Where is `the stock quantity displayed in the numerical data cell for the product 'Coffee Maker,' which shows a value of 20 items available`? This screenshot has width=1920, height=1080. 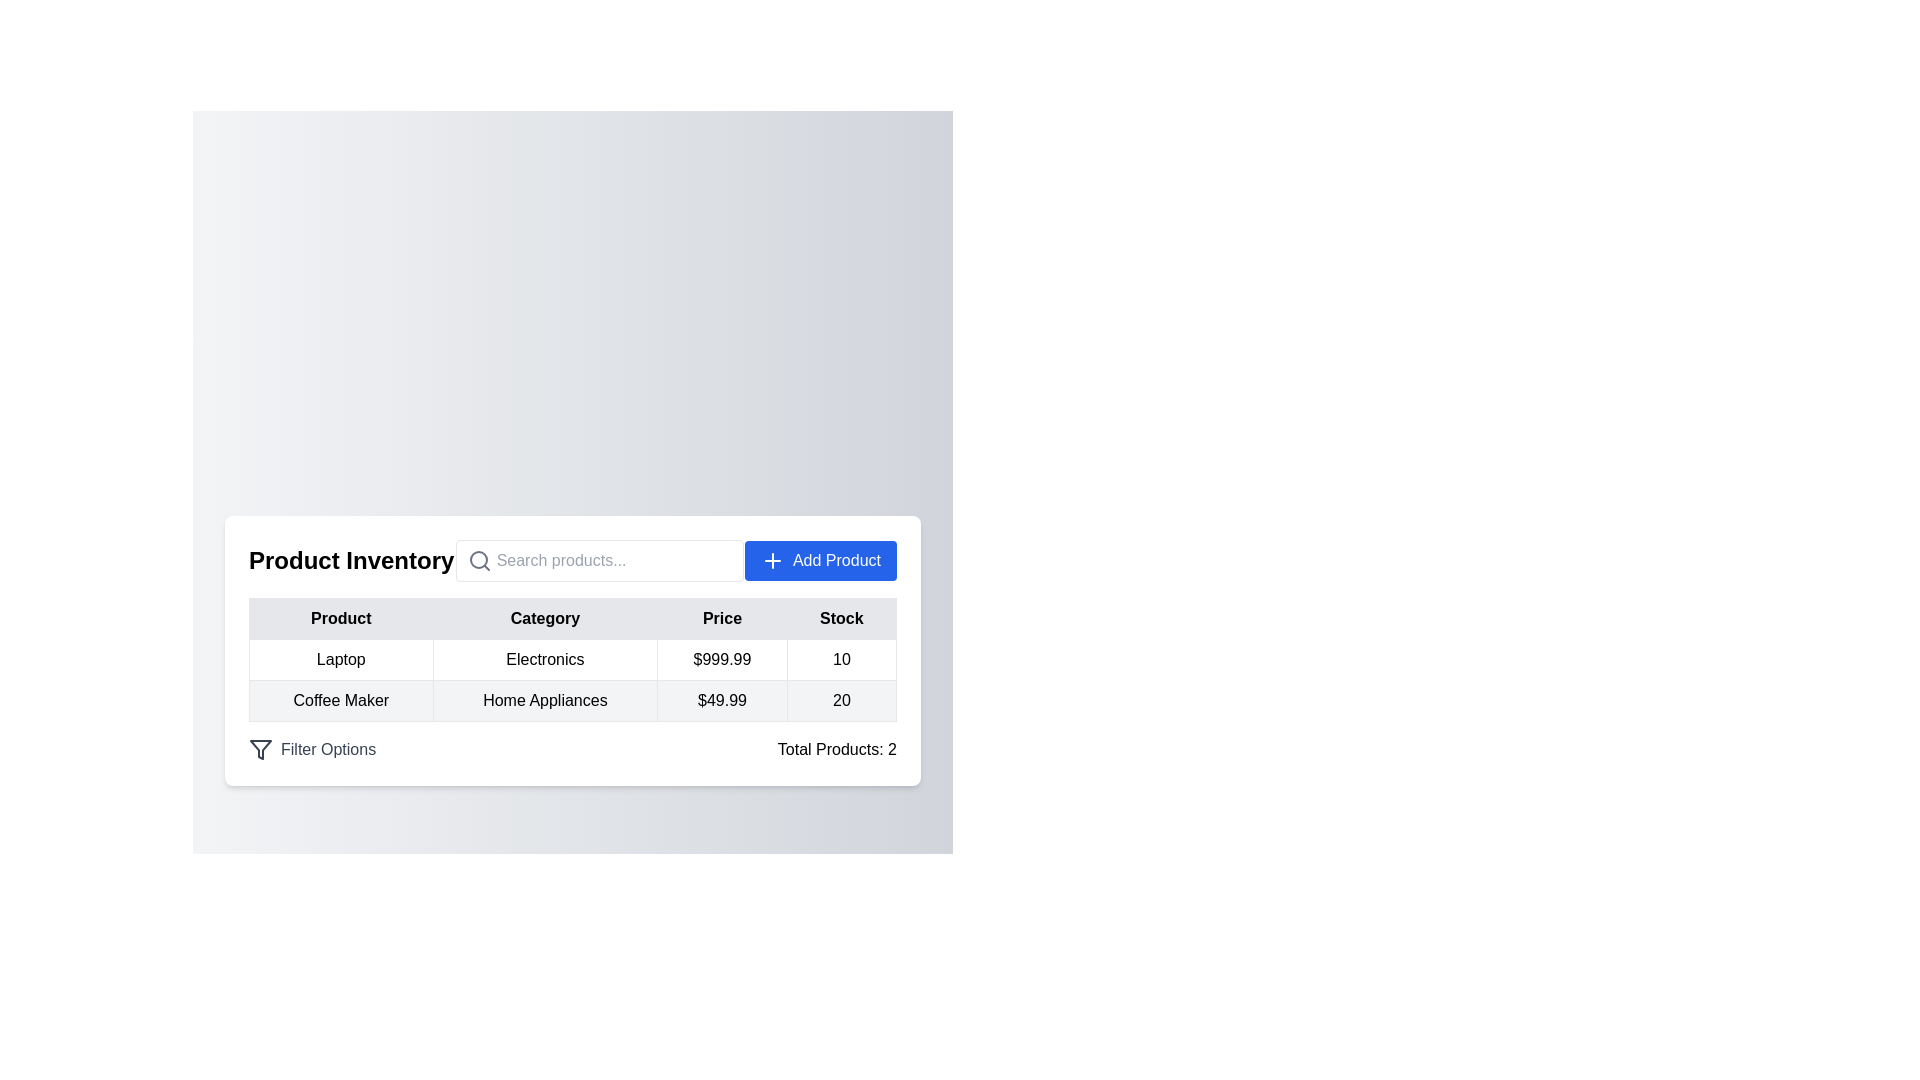
the stock quantity displayed in the numerical data cell for the product 'Coffee Maker,' which shows a value of 20 items available is located at coordinates (841, 700).